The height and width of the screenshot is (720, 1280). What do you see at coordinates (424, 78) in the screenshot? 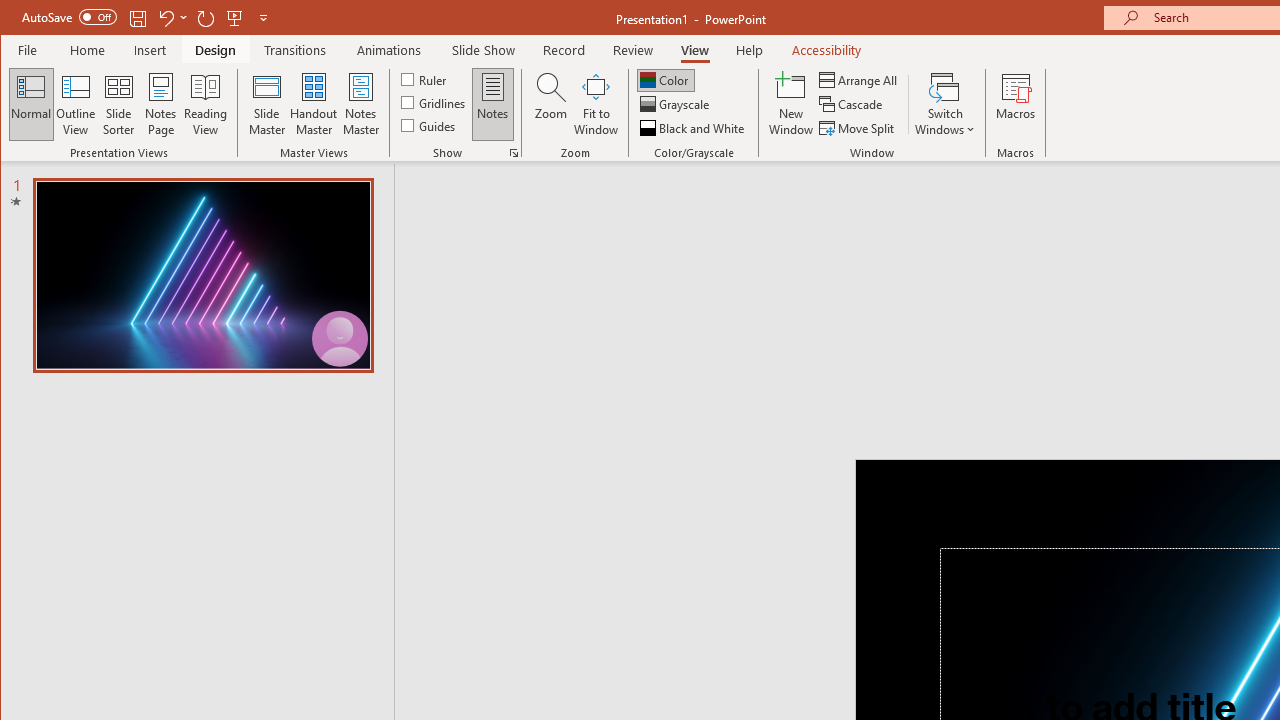
I see `'Ruler'` at bounding box center [424, 78].